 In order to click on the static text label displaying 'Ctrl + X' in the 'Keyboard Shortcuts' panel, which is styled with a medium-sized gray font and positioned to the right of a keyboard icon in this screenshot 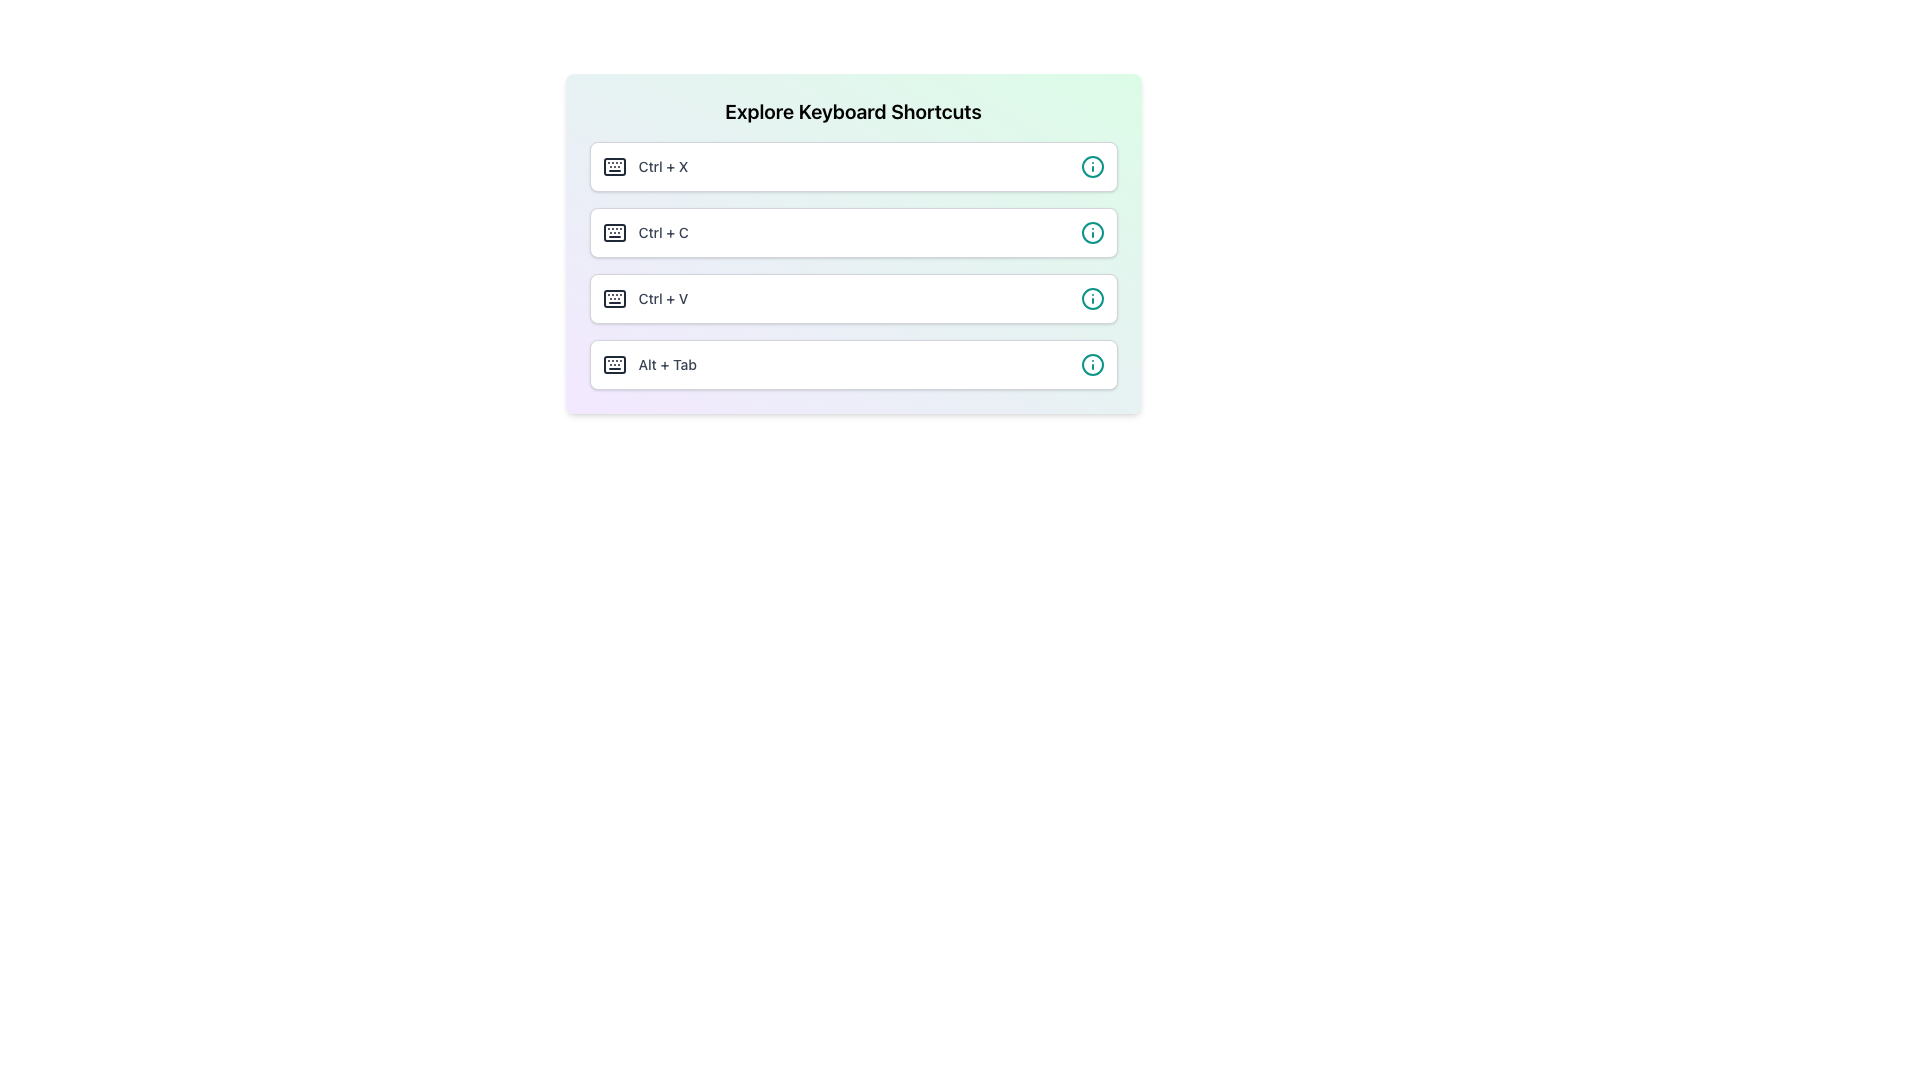, I will do `click(663, 165)`.